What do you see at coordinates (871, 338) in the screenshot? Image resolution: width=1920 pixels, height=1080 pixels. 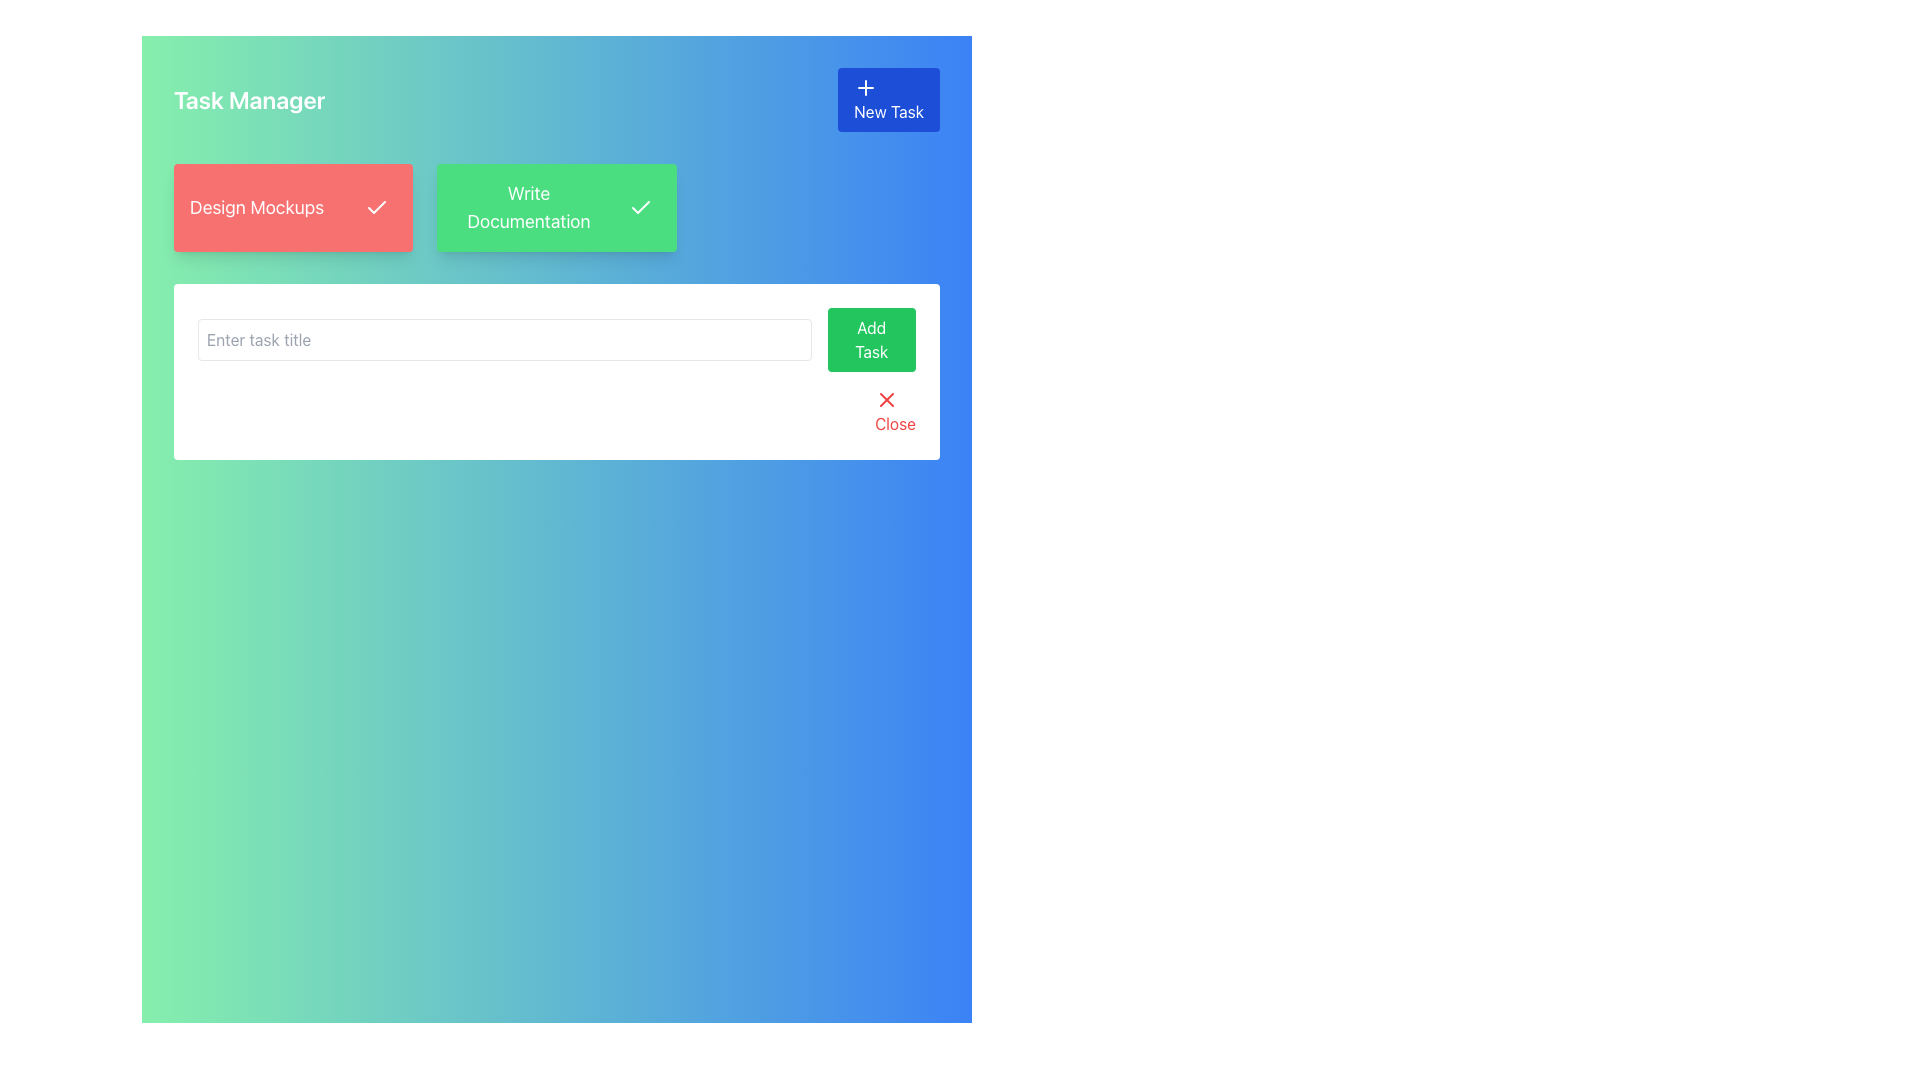 I see `the 'Add Task' button, which is a green rectangular button with rounded corners and white text, located at the bottom right corner of a white rectangle` at bounding box center [871, 338].